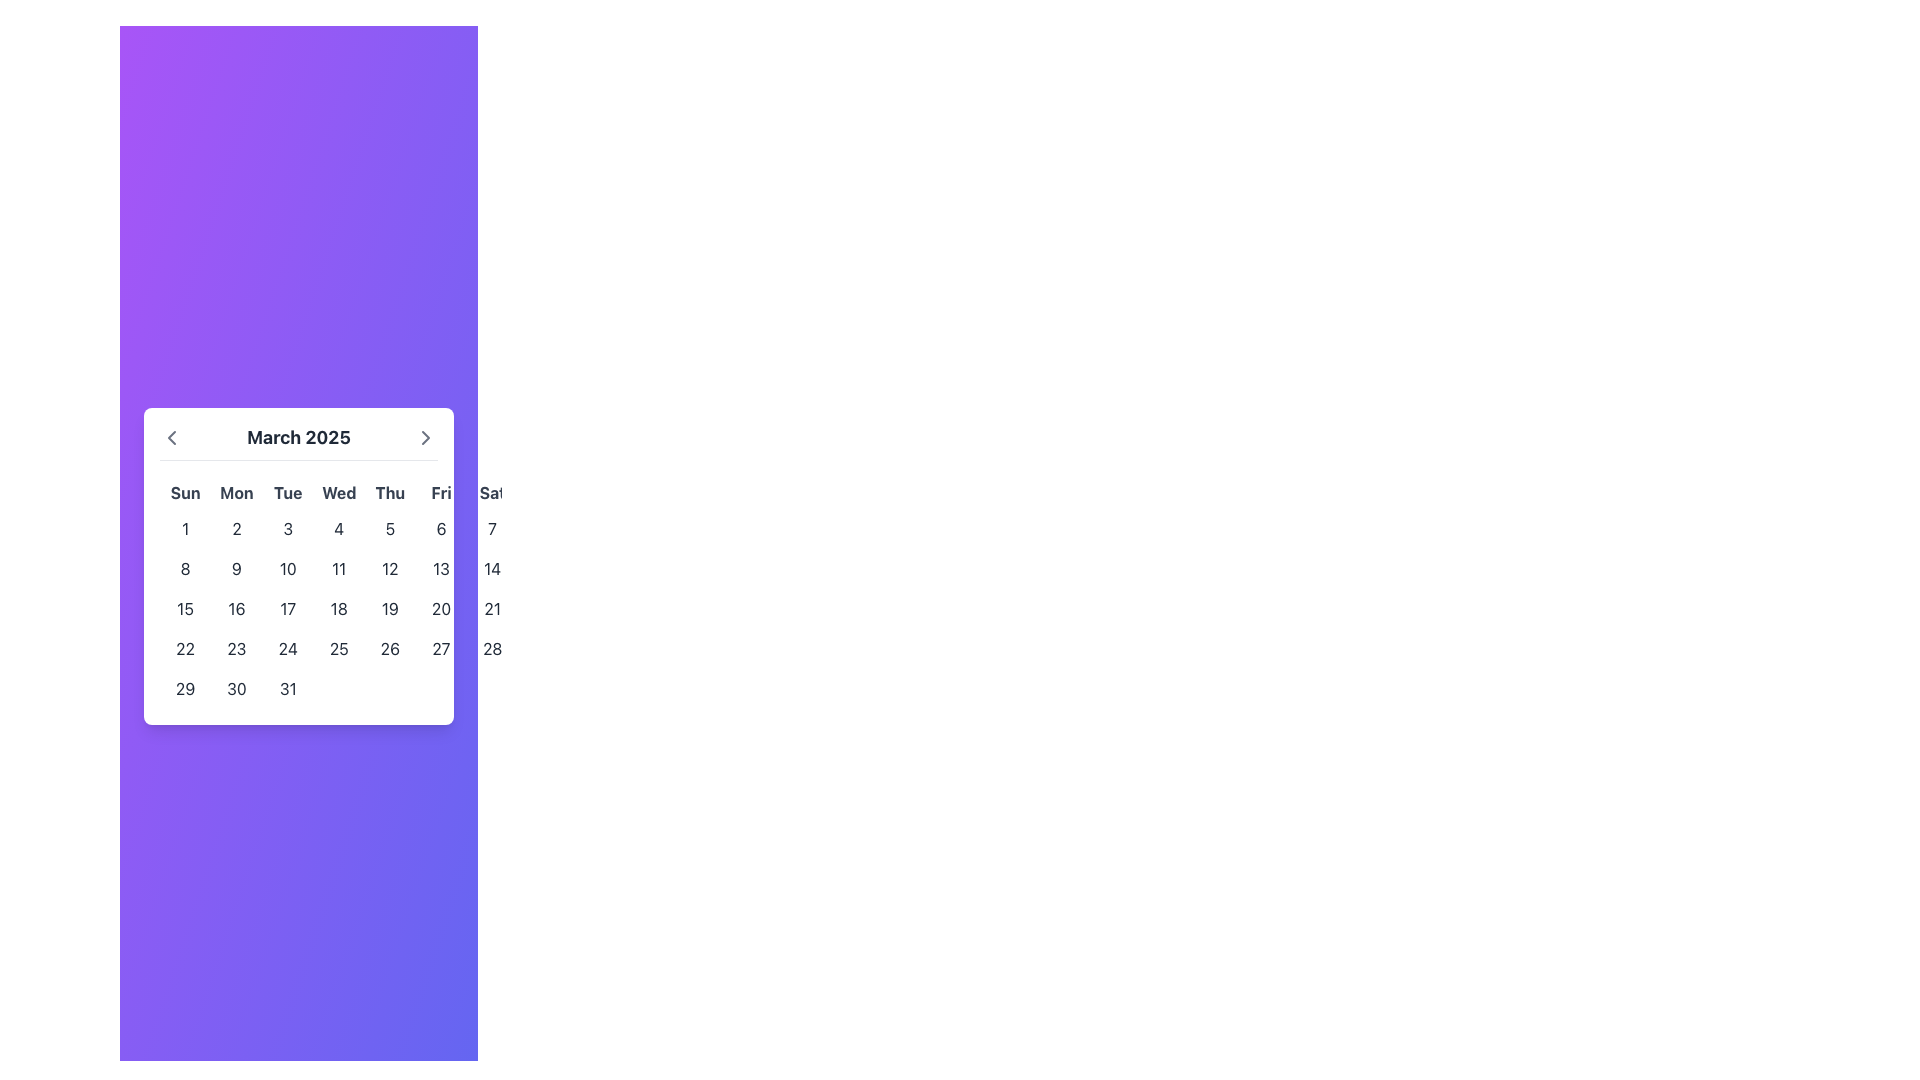  What do you see at coordinates (236, 492) in the screenshot?
I see `the Text Label representing 'Mon', which is the second day of the week in the calendar UI` at bounding box center [236, 492].